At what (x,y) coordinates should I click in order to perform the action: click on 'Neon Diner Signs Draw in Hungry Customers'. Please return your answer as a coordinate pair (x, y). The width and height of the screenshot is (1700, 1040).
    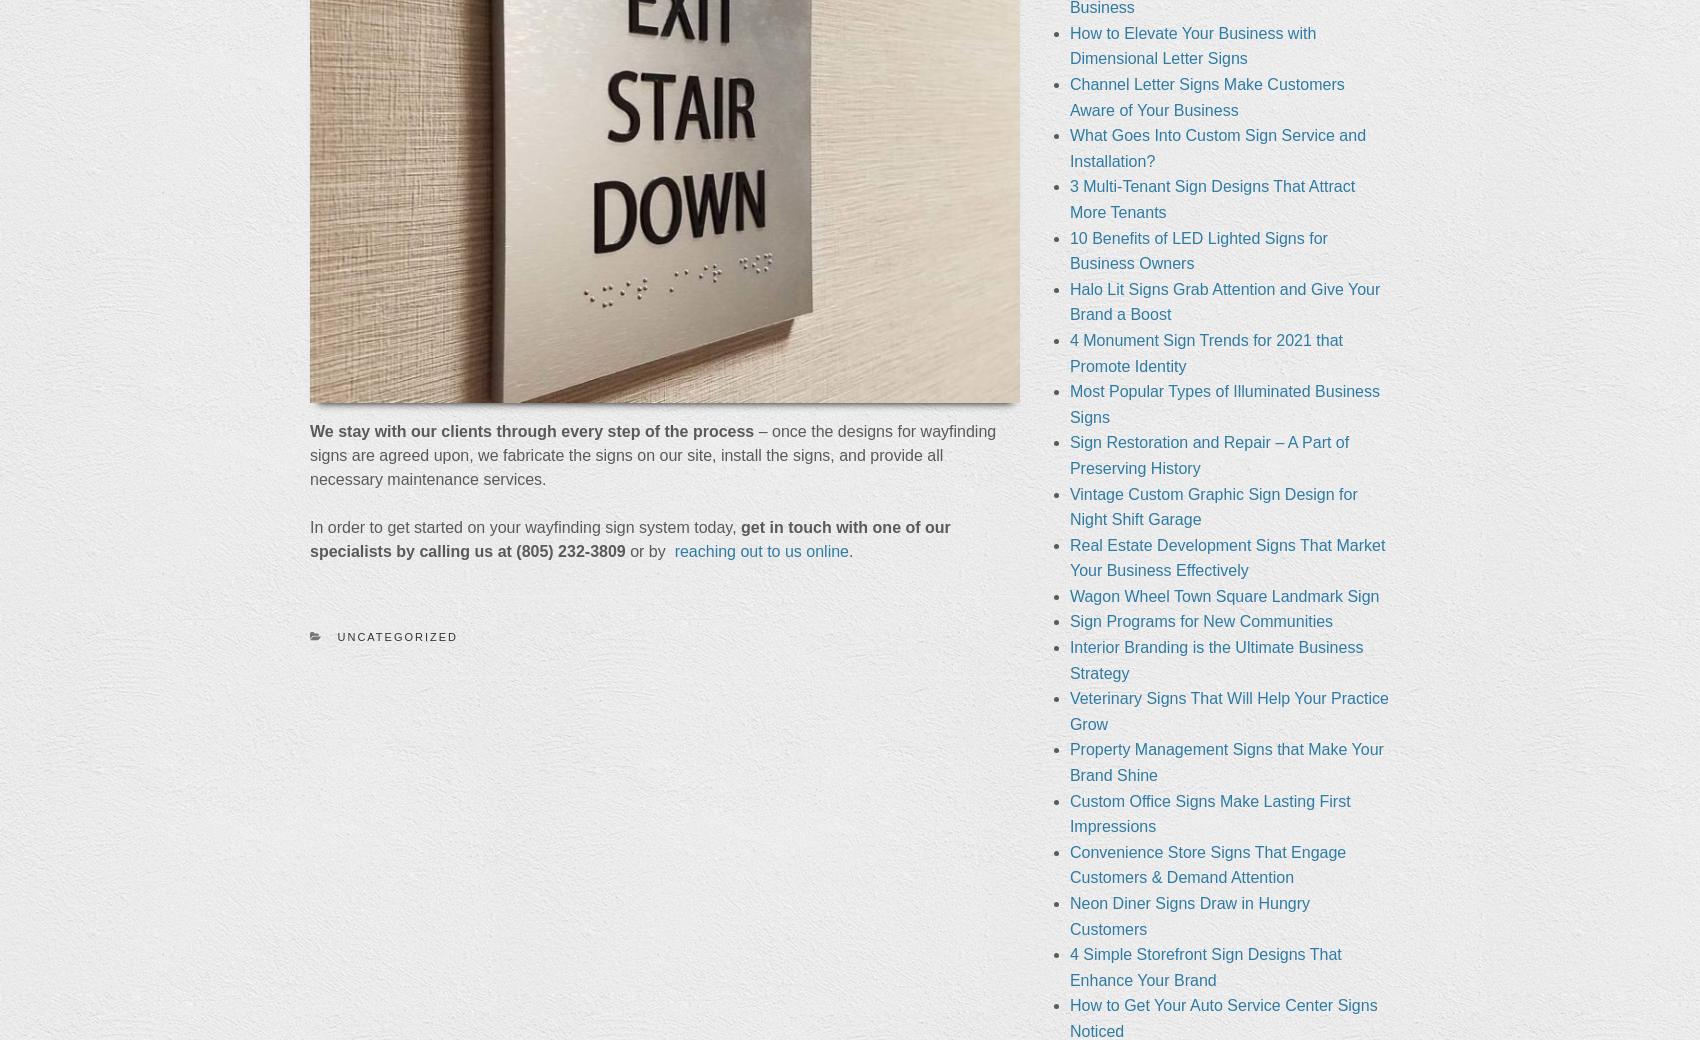
    Looking at the image, I should click on (1068, 916).